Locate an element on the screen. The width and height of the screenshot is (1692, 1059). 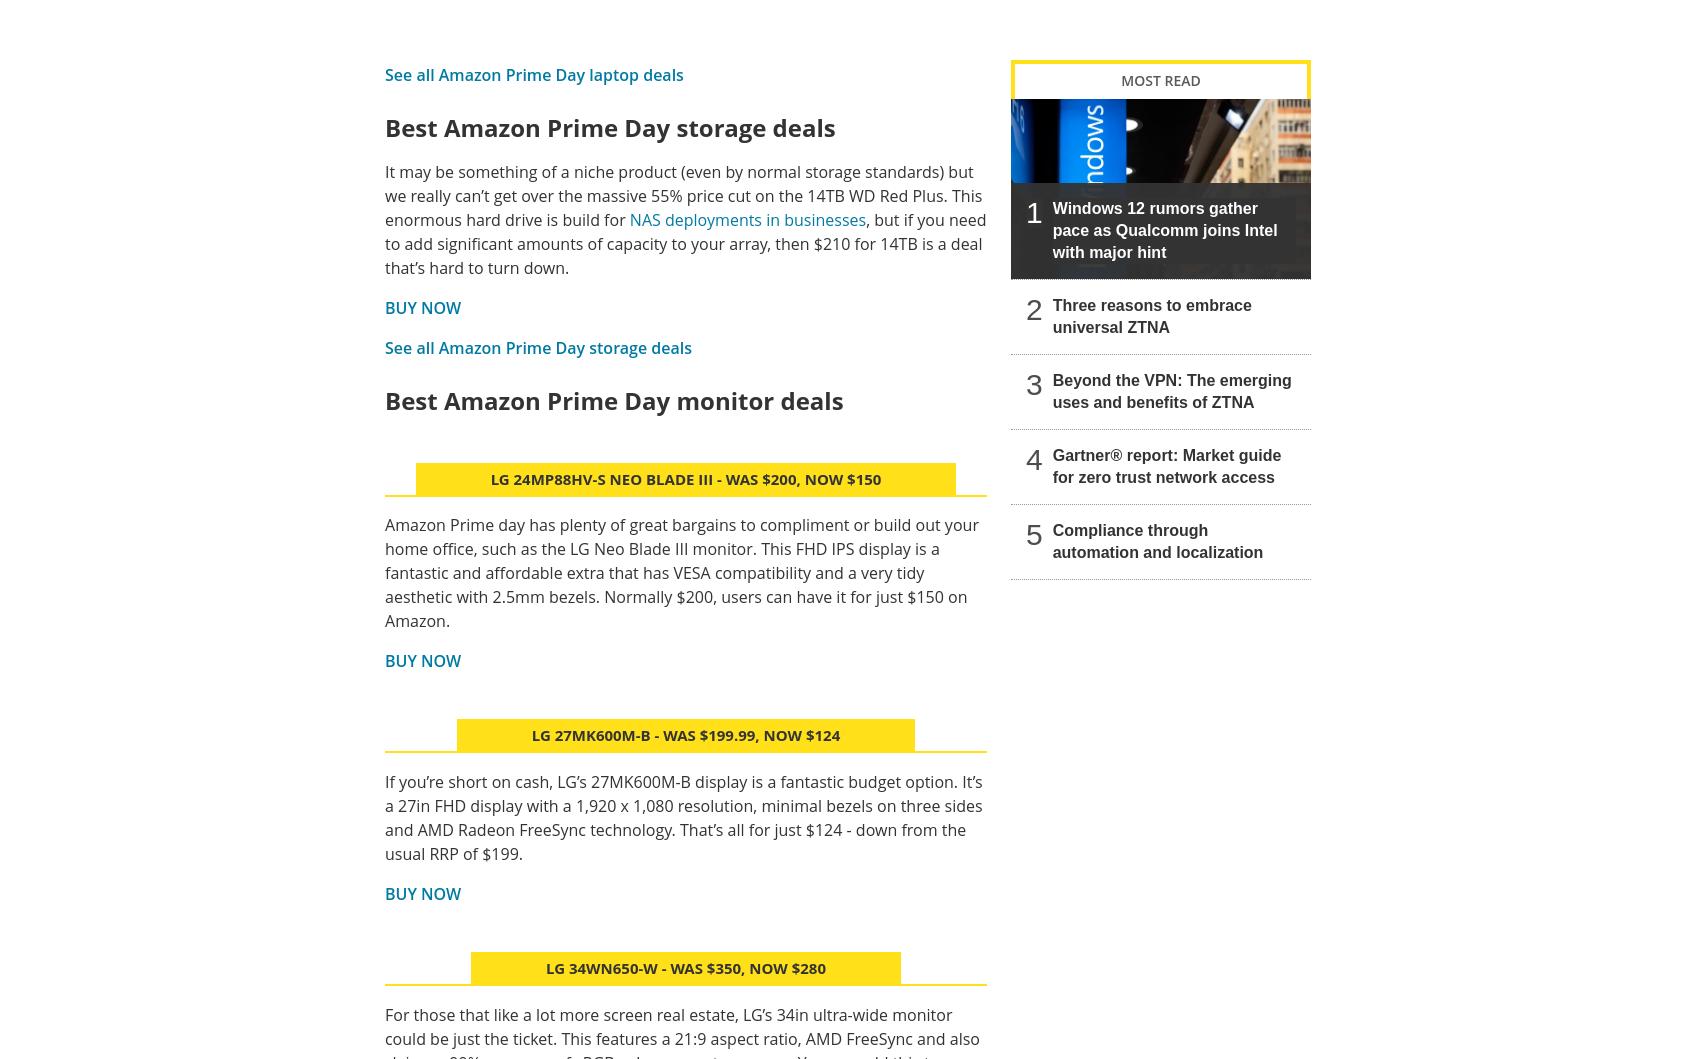
'LG 24MP88HV-S Neo Blade III - Was $200, now $150' is located at coordinates (685, 478).